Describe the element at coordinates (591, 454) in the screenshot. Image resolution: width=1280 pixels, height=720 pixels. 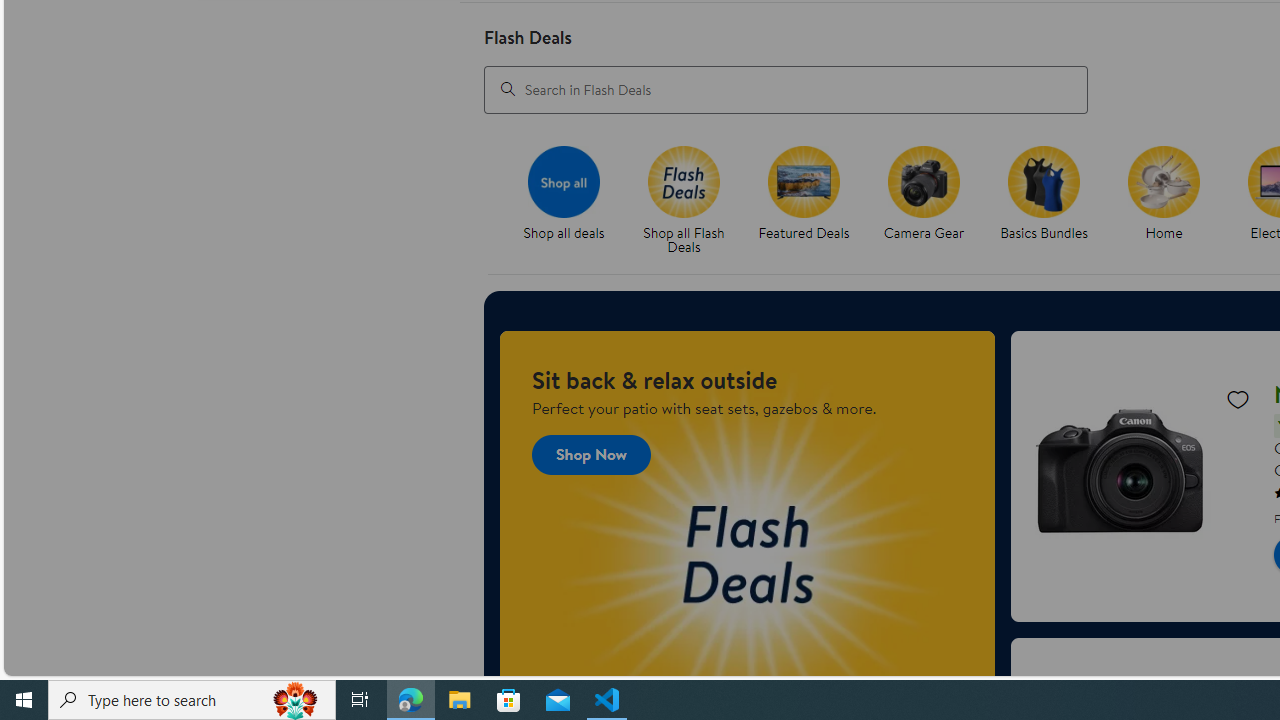
I see `'Shop Now'` at that location.